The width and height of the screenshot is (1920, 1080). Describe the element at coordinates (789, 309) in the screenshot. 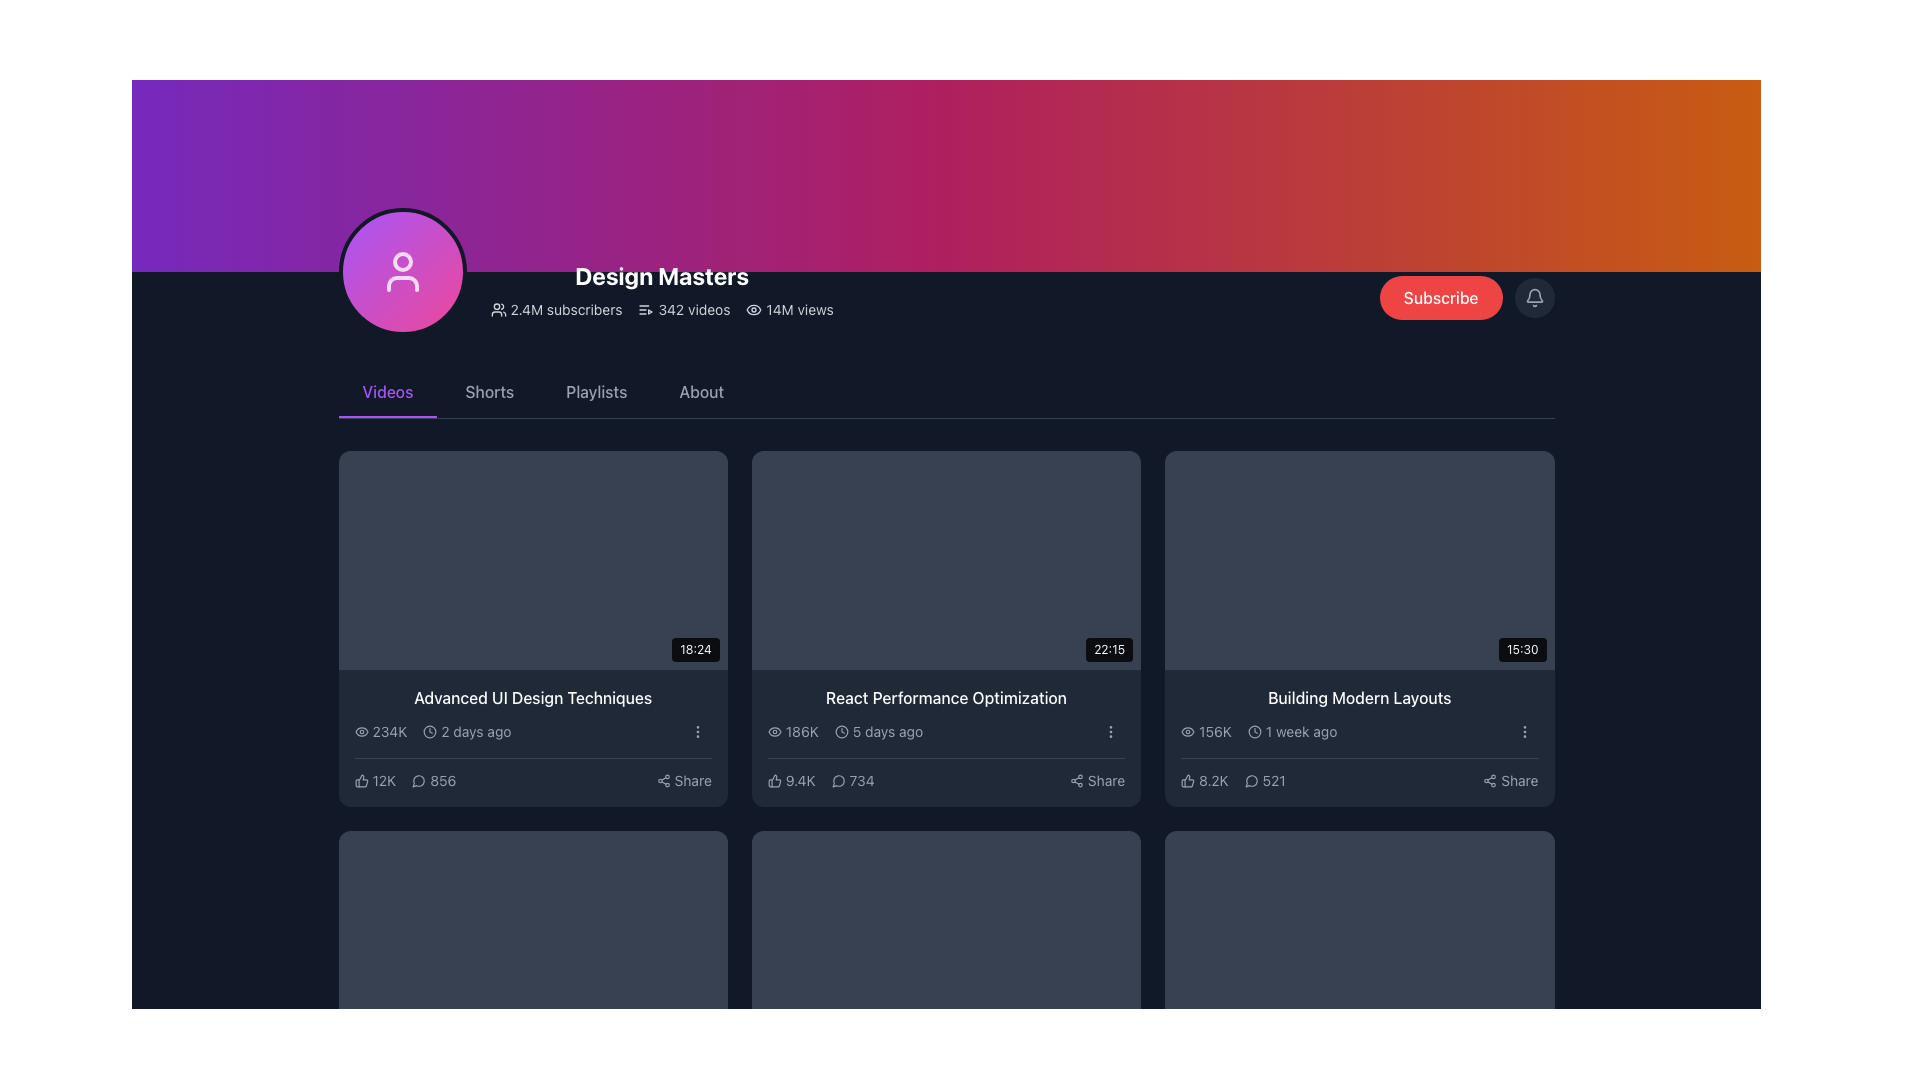

I see `the static text element displaying the total number of views associated with the channel 'Design Masters', which is the third item in a horizontal list of statistics` at that location.